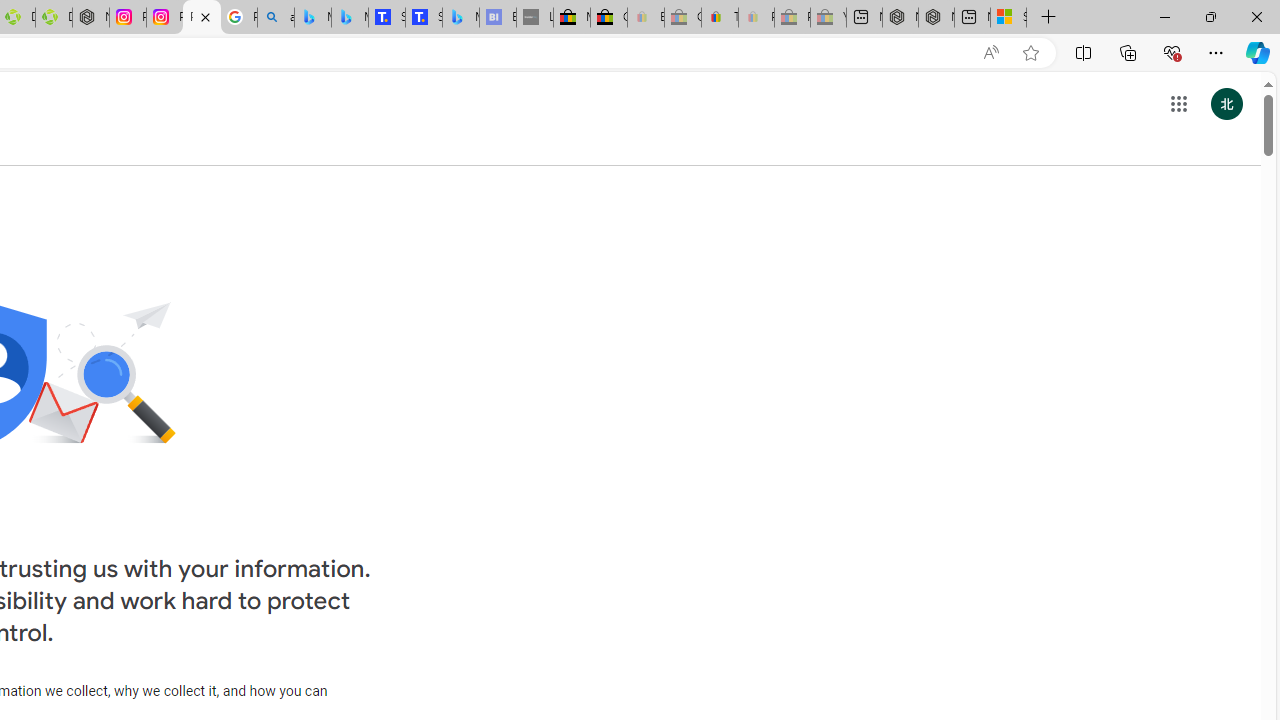 This screenshot has height=720, width=1280. What do you see at coordinates (459, 17) in the screenshot?
I see `'Microsoft Bing Travel - Shangri-La Hotel Bangkok'` at bounding box center [459, 17].